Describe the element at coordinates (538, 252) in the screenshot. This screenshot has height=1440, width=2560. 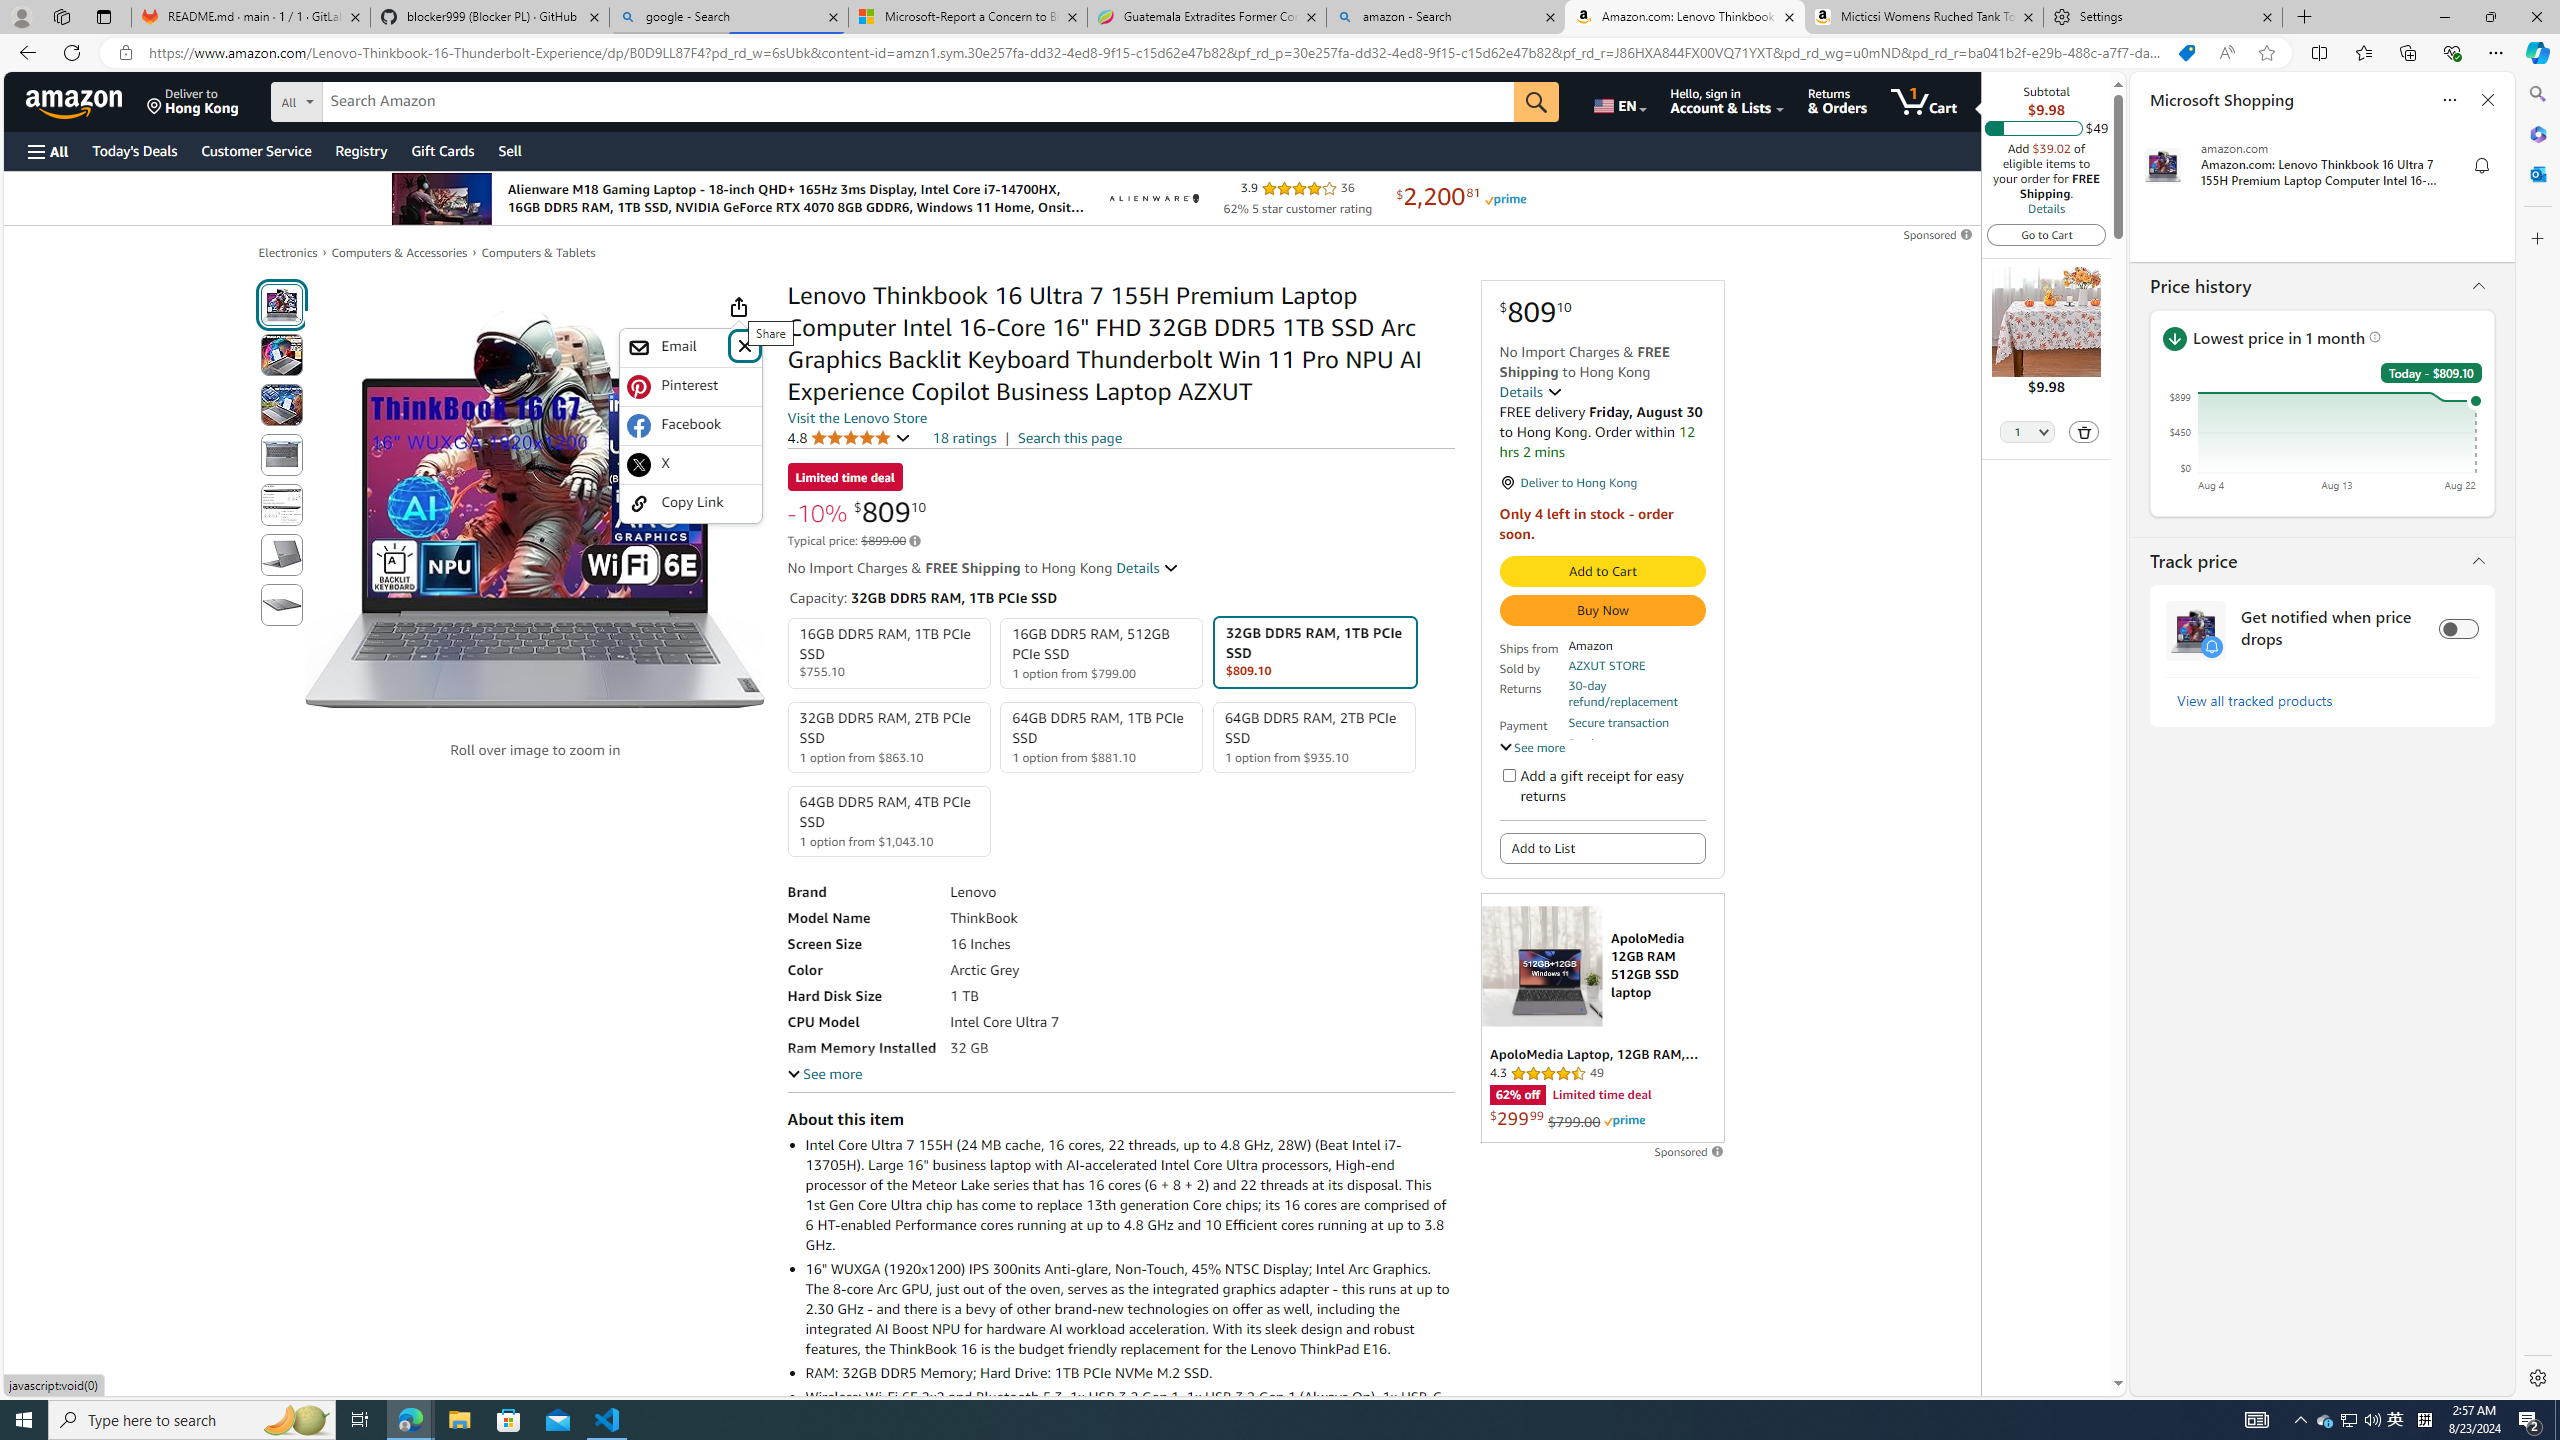
I see `'Computers & Tablets'` at that location.